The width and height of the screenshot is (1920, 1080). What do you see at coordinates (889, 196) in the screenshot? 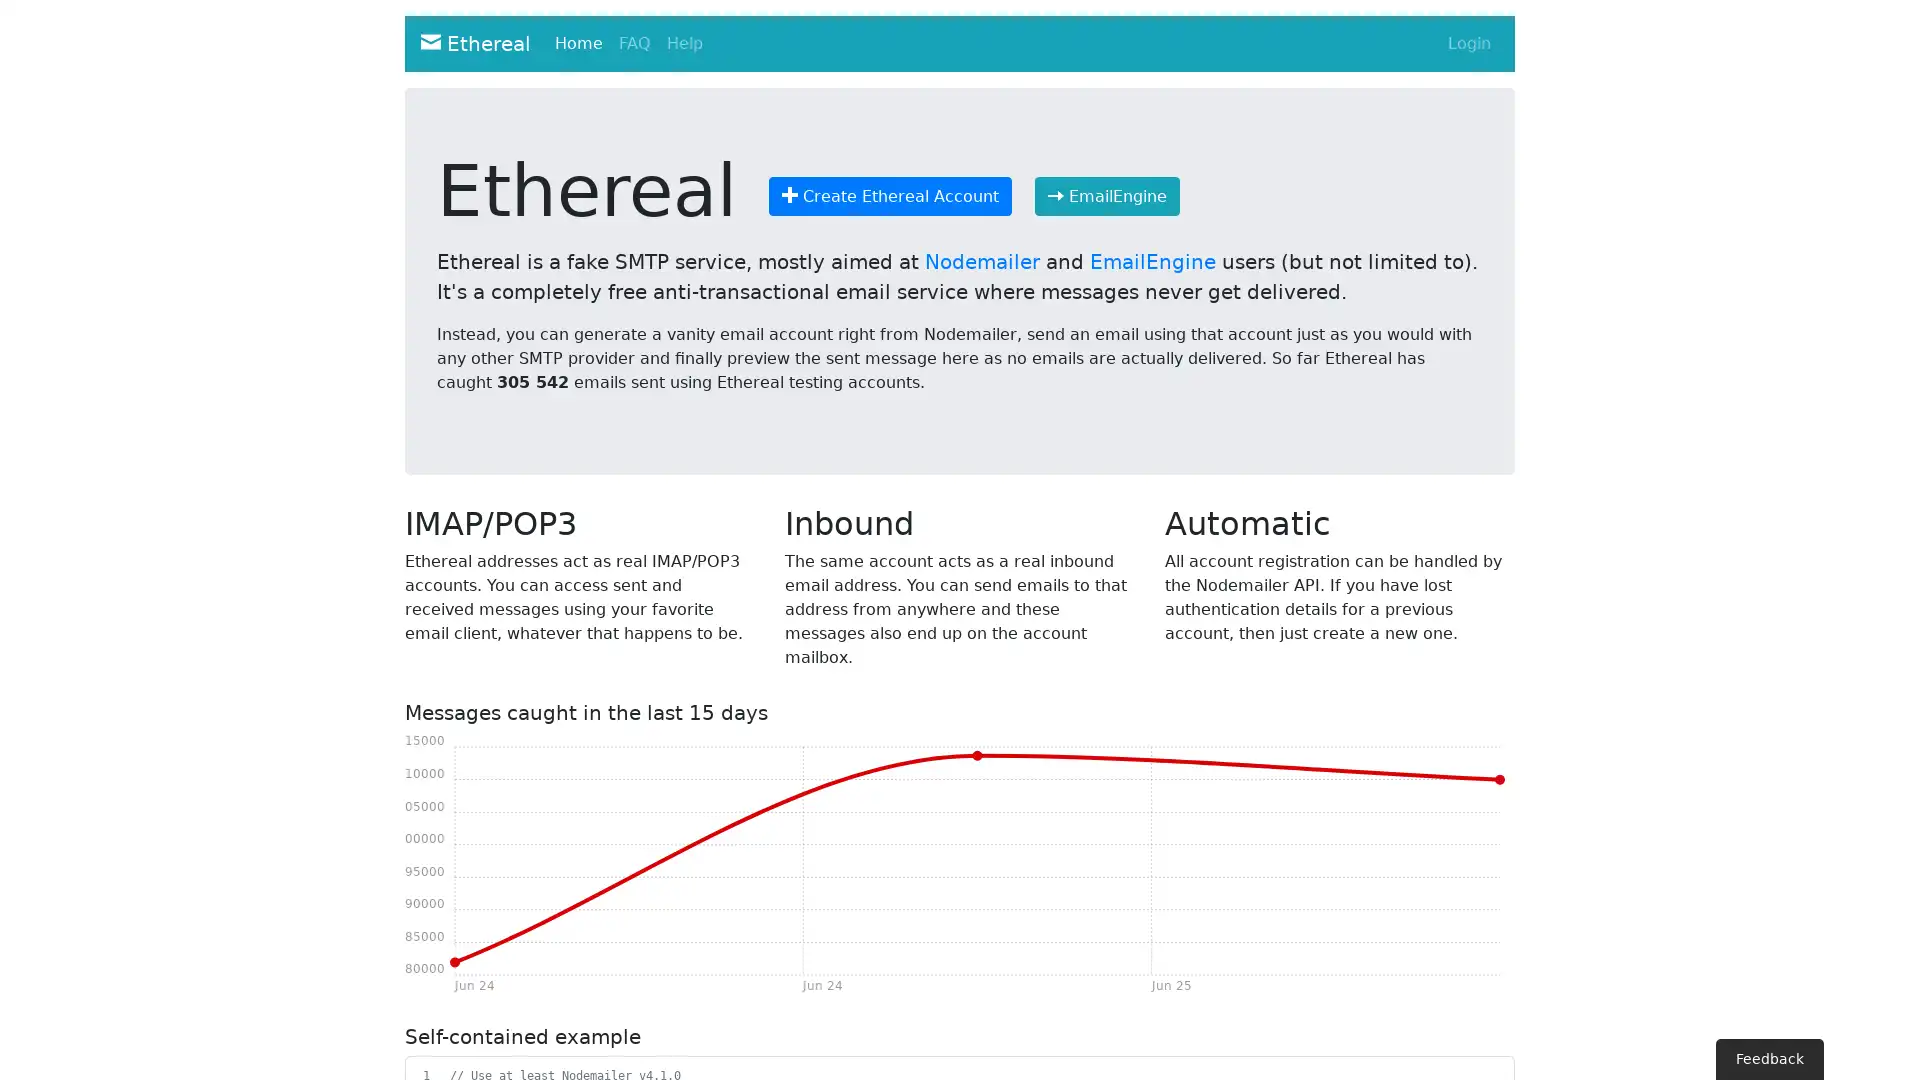
I see `Create Ethereal Account` at bounding box center [889, 196].